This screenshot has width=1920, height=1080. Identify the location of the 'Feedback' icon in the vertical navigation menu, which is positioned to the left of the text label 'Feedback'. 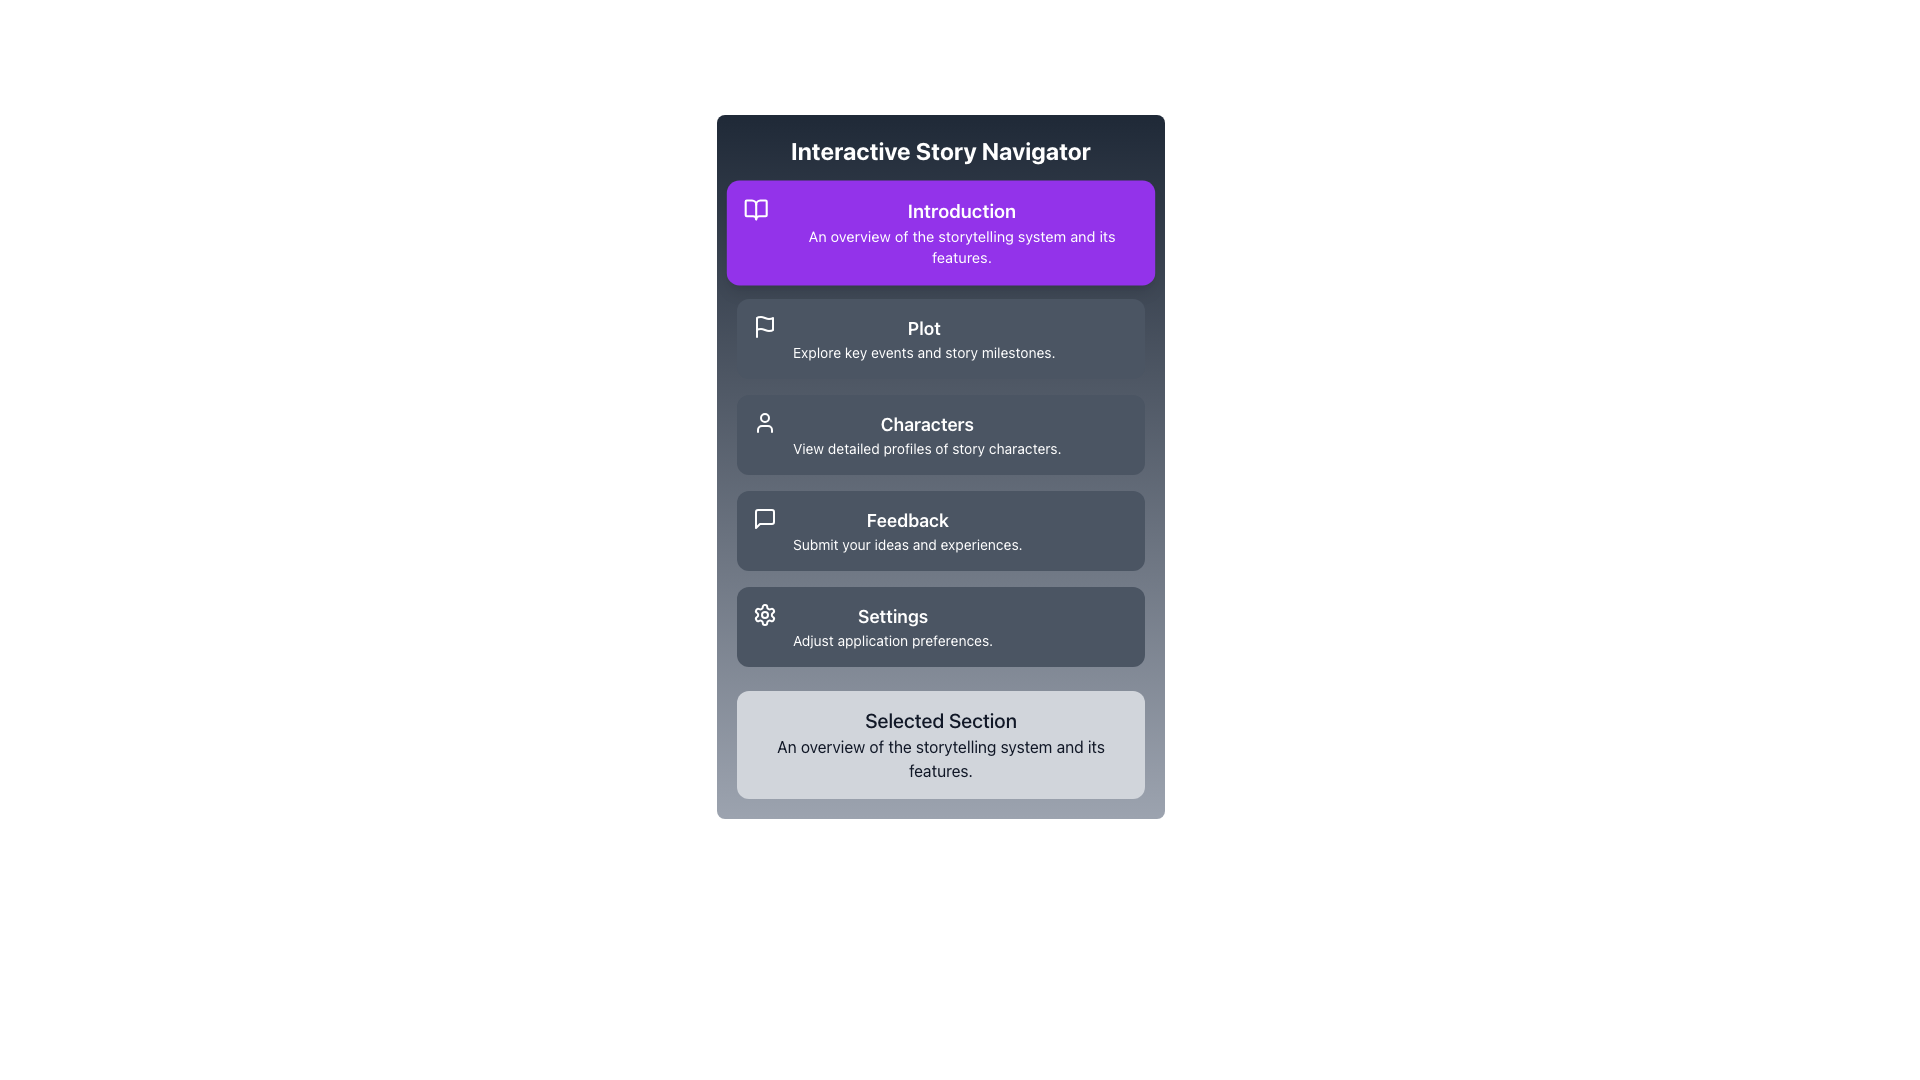
(763, 518).